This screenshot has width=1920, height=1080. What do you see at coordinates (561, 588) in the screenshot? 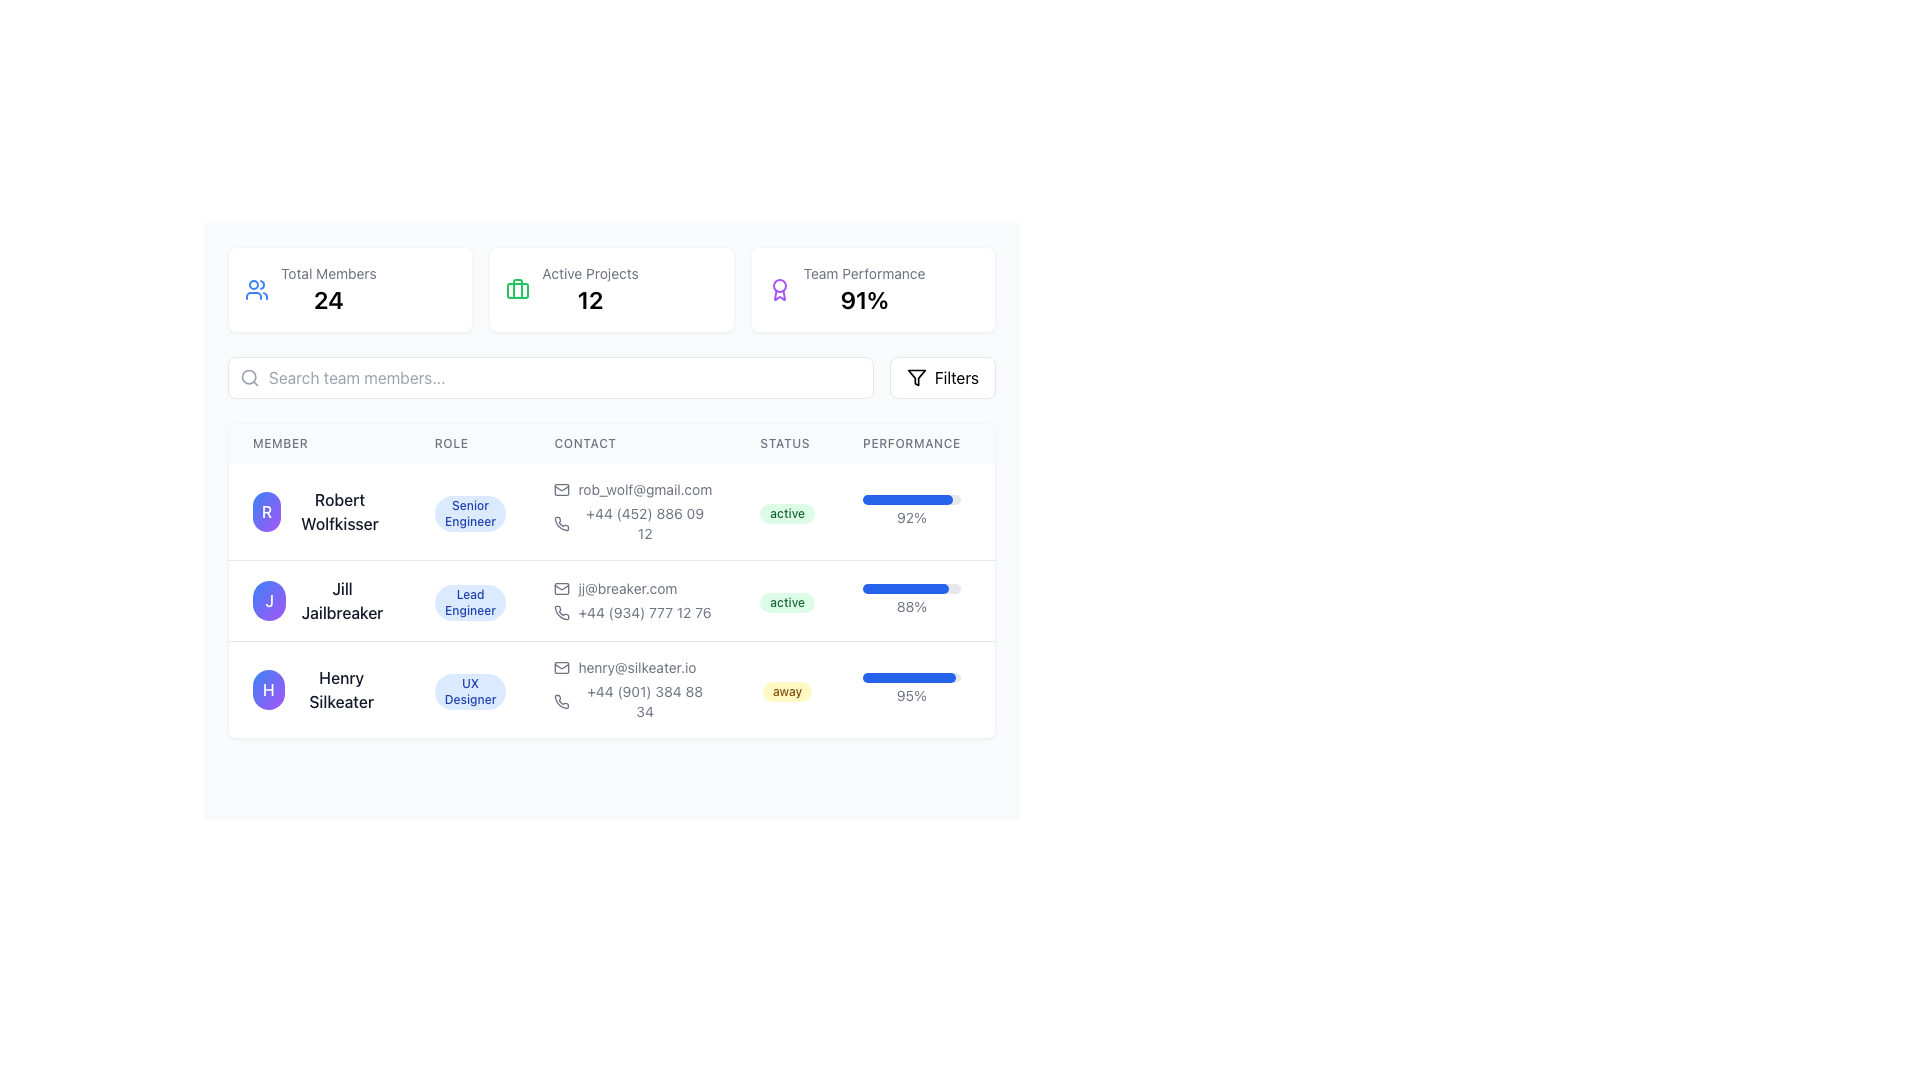
I see `the envelope icon representing email communications located in the contact section of the second row (Jill Jailbreaker) in the table of users under the 'Contact' column` at bounding box center [561, 588].